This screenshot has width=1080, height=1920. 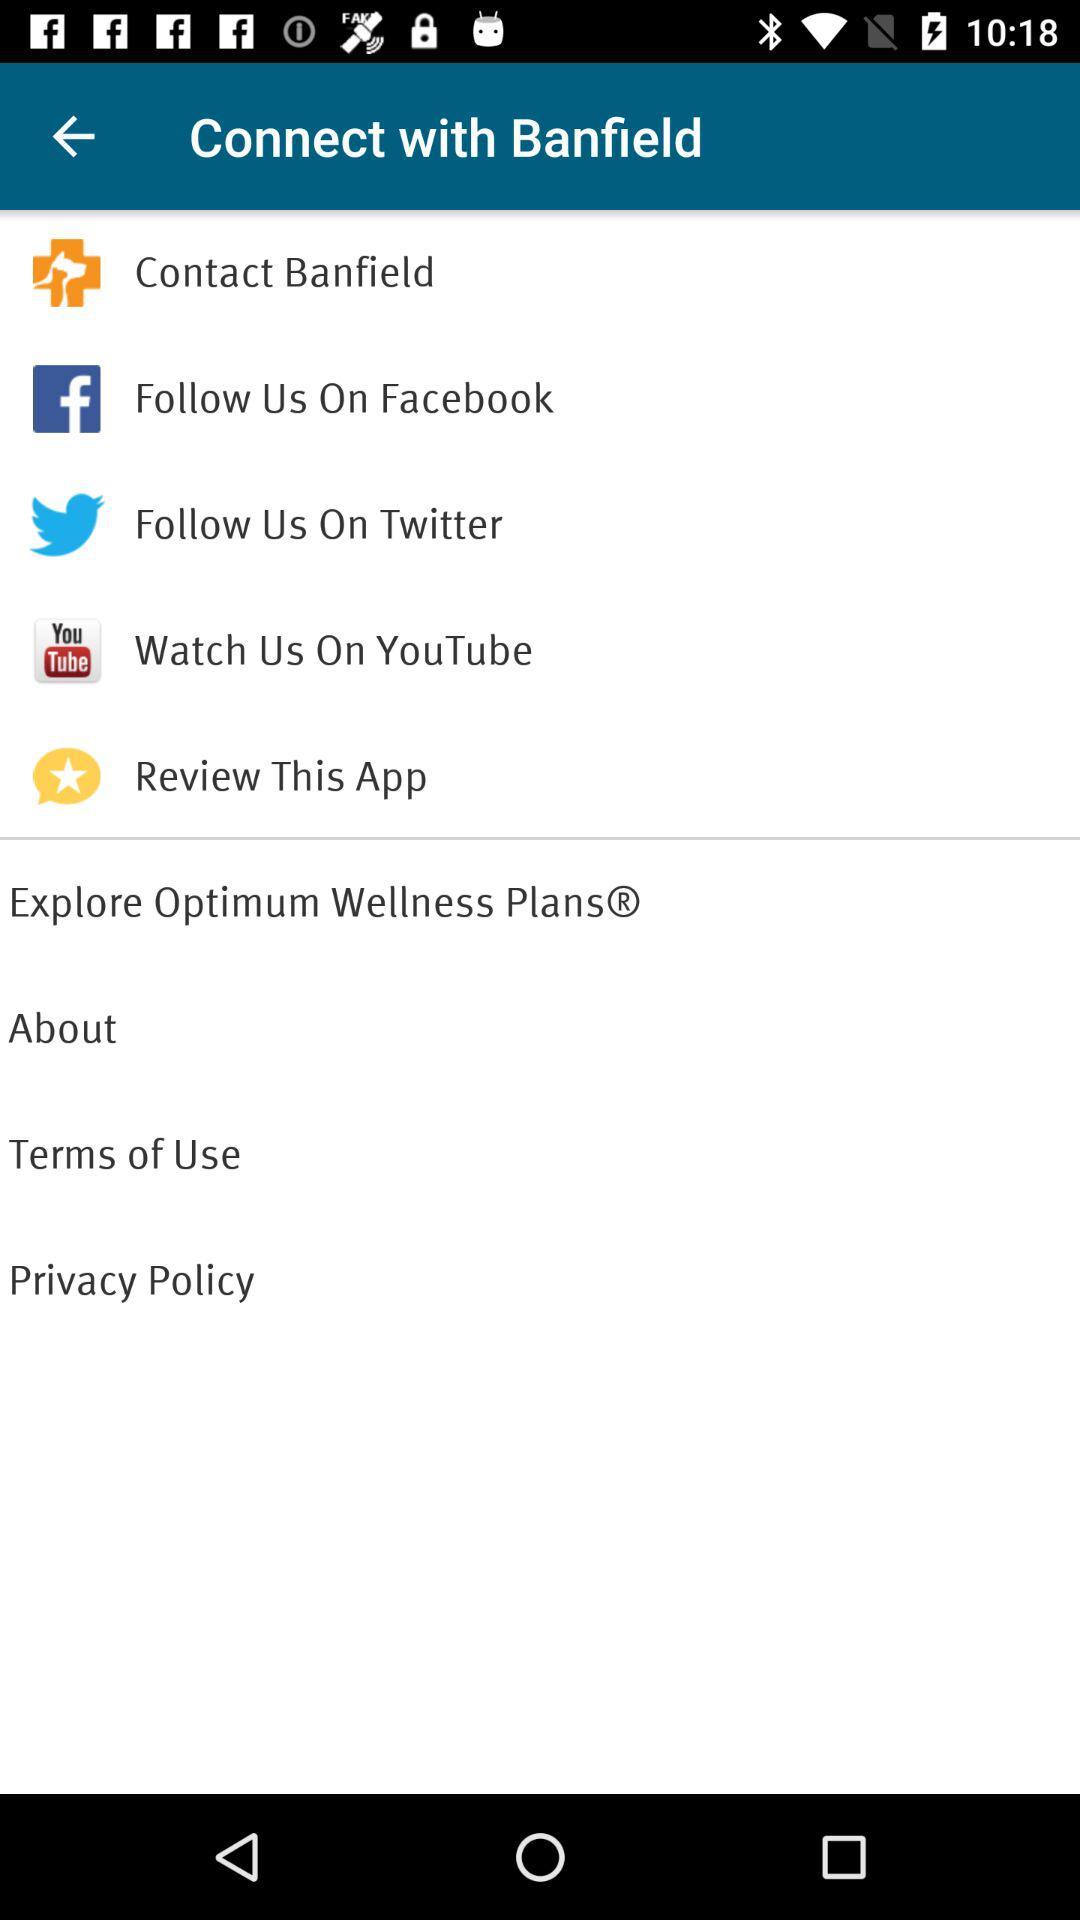 I want to click on the icon above privacy policy icon, so click(x=540, y=1155).